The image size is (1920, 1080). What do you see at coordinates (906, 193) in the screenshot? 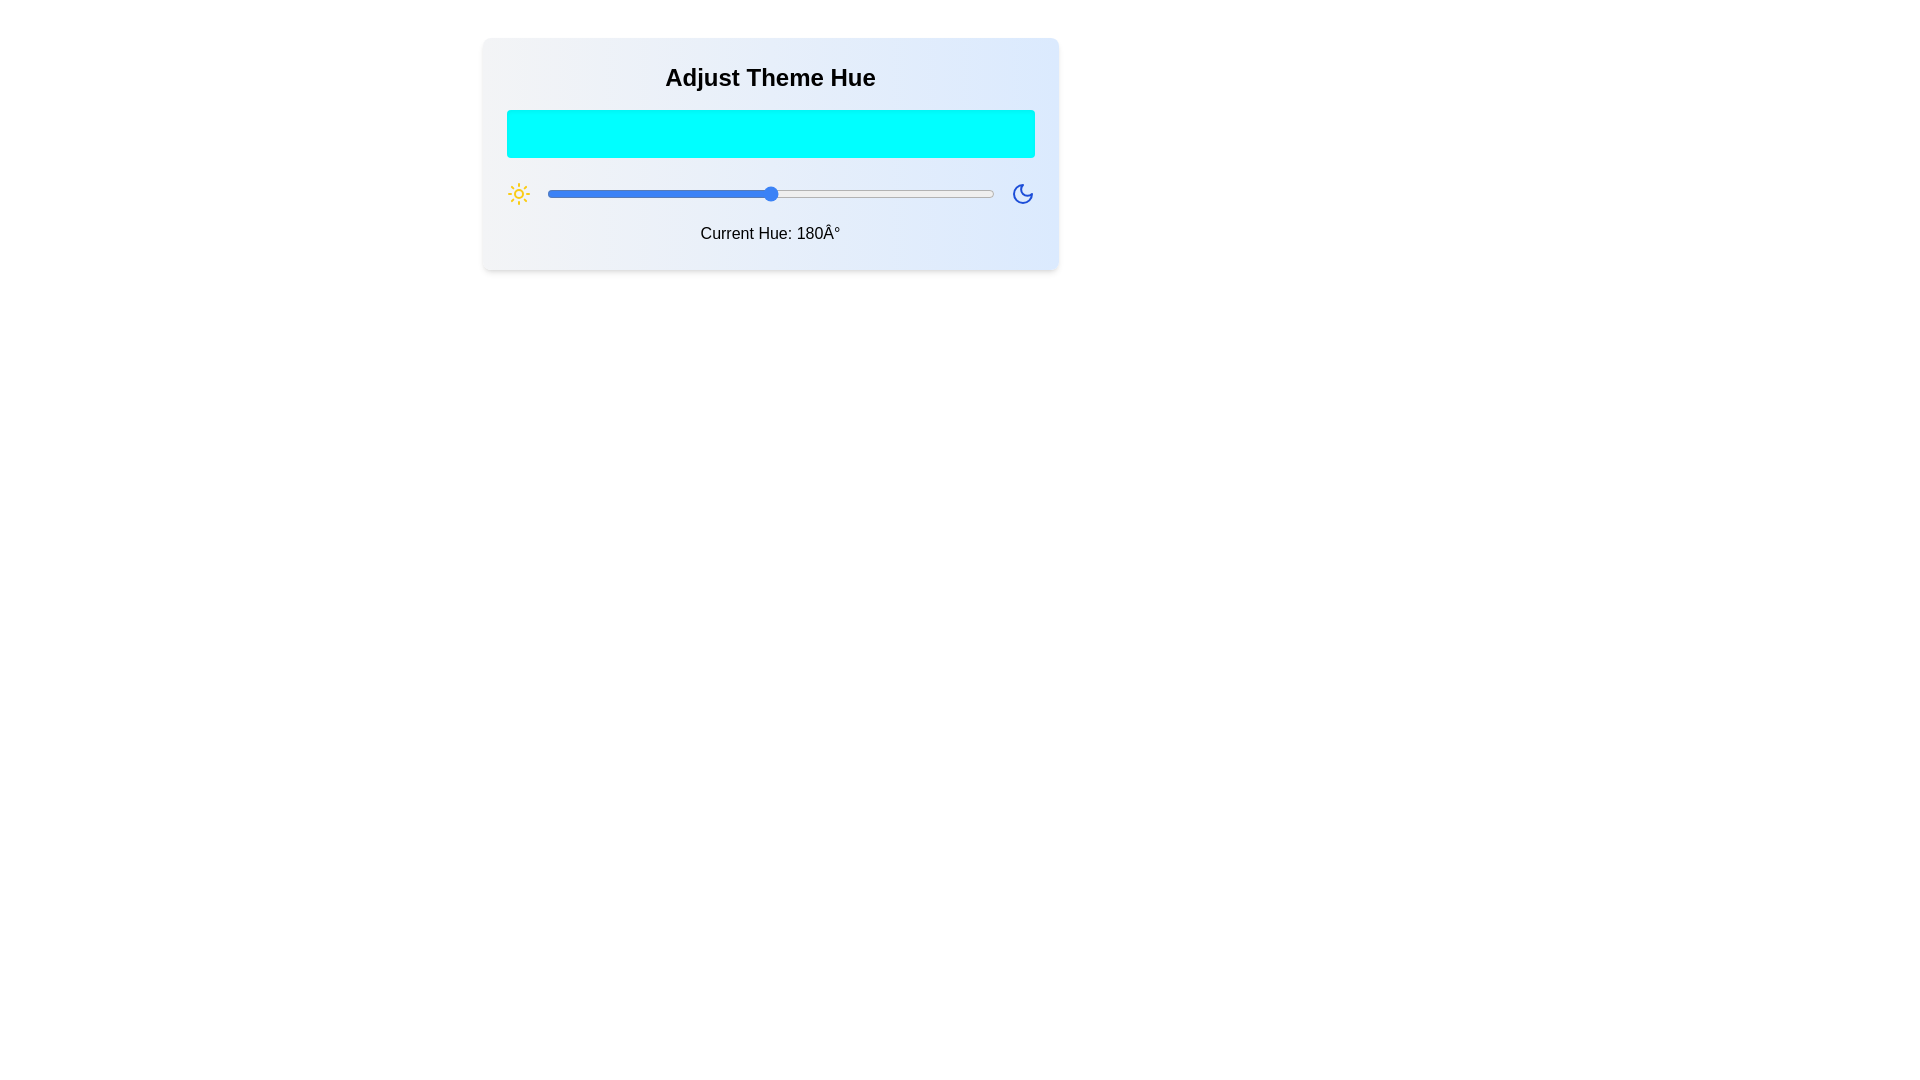
I see `the hue to 290 degrees by dragging the slider` at bounding box center [906, 193].